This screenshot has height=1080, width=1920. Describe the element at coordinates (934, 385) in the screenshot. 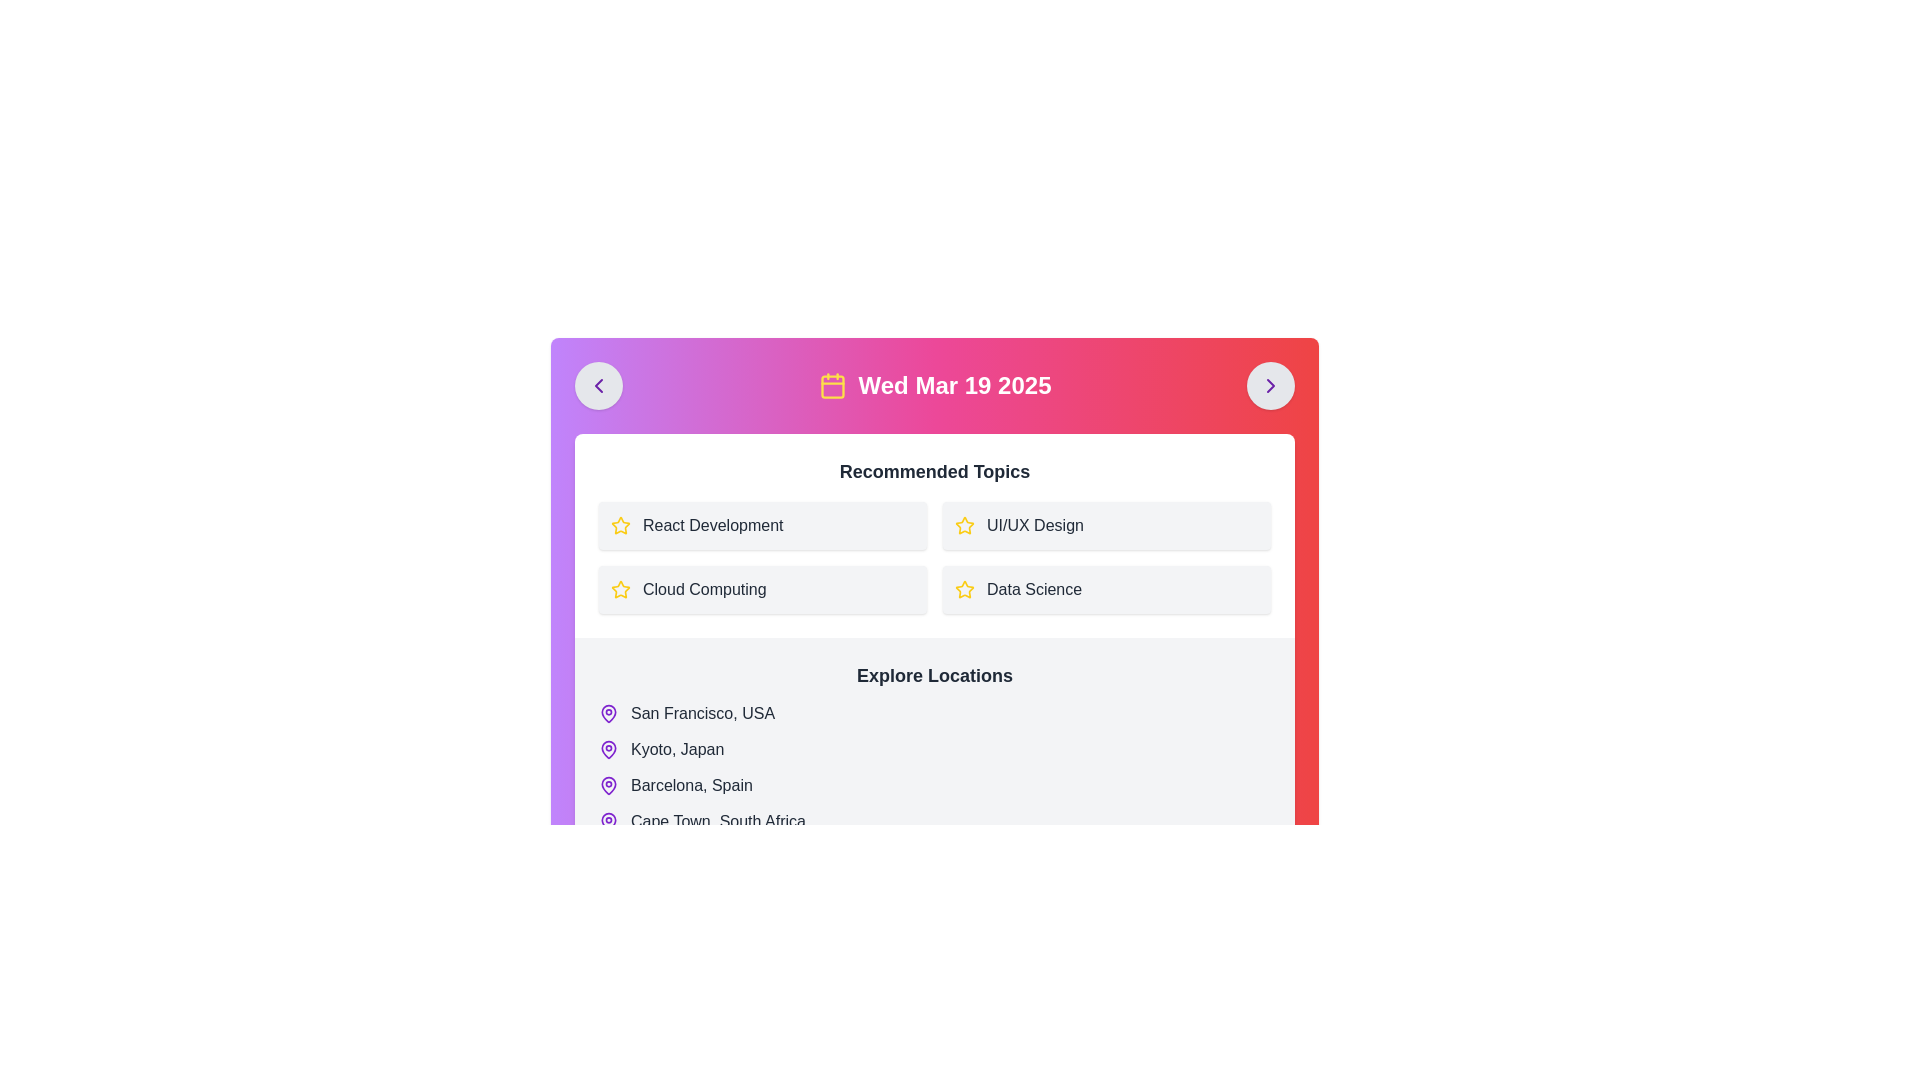

I see `the Informational Label displaying 'Wed Mar 19 2025' with a yellow calendar icon, which is centered above the 'Recommended Topics' area` at that location.